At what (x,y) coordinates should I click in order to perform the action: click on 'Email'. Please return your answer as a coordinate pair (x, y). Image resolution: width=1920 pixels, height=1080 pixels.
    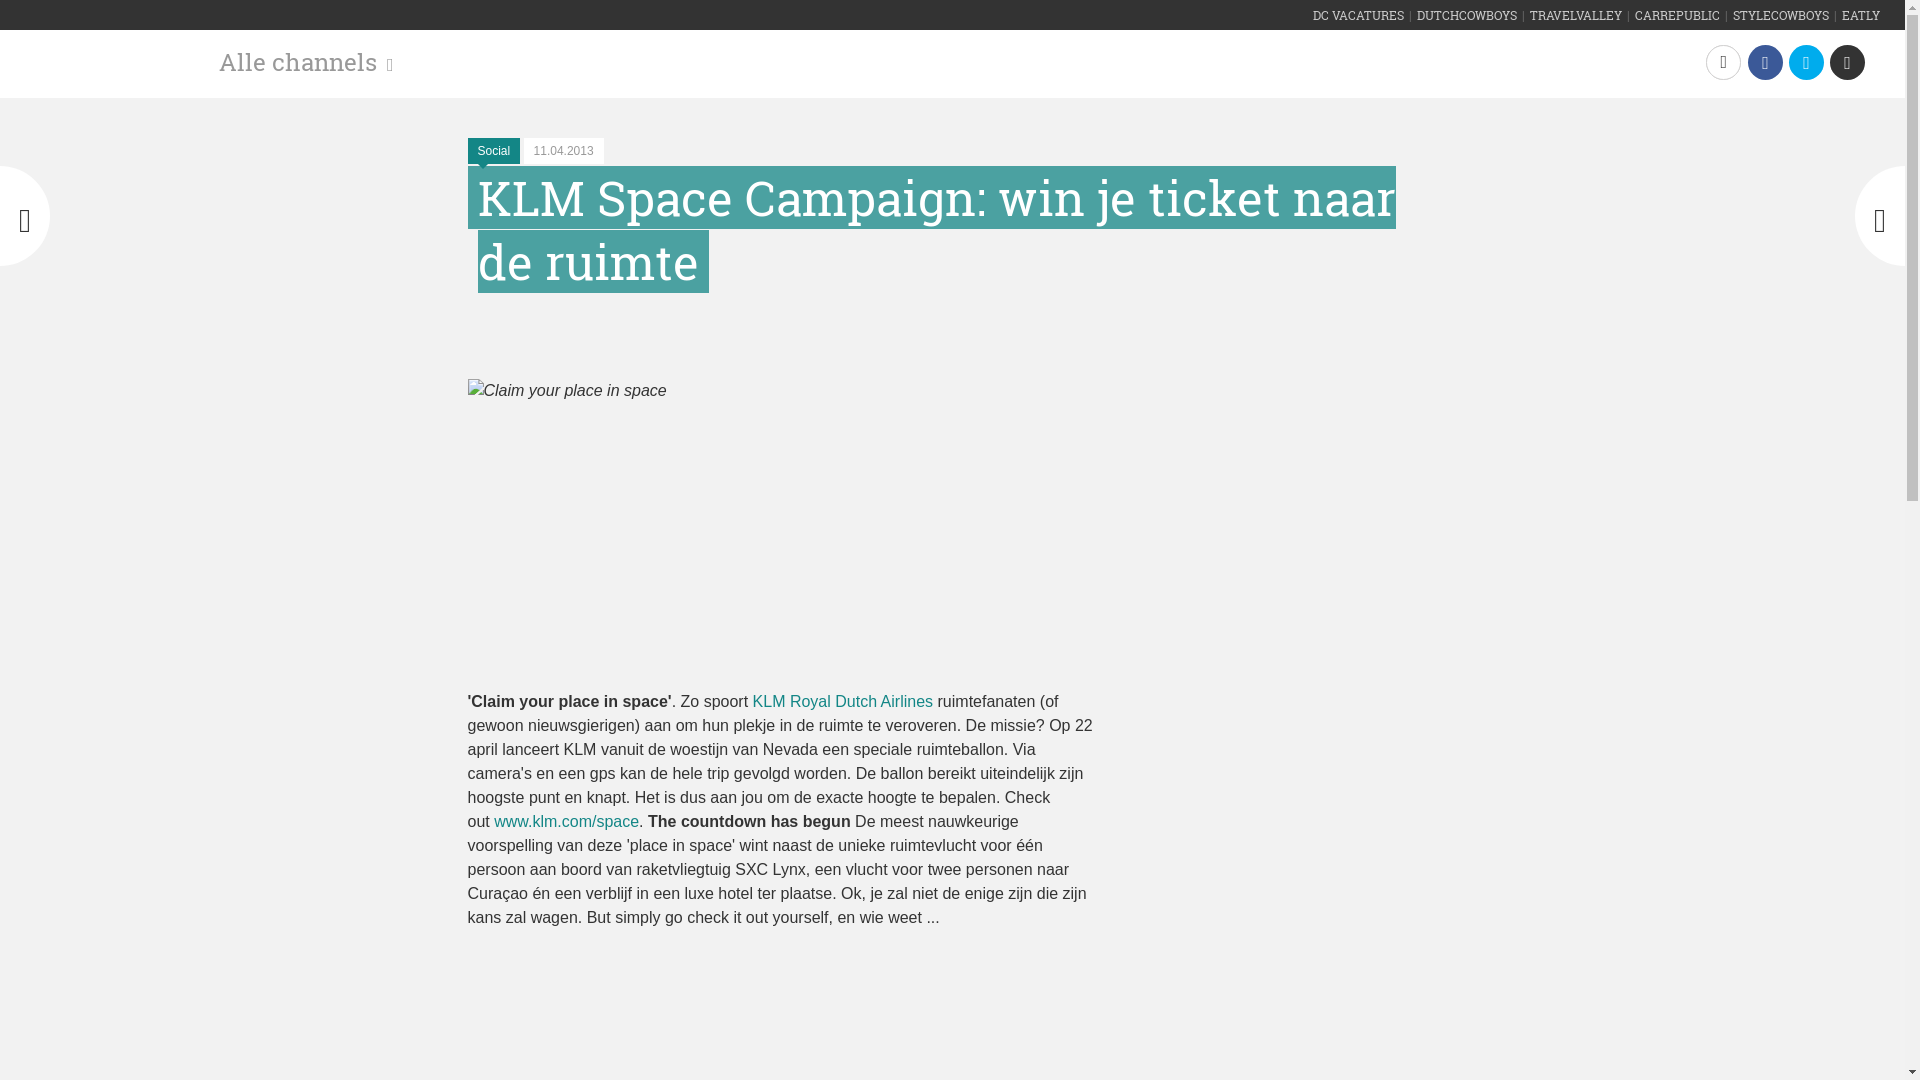
    Looking at the image, I should click on (1846, 61).